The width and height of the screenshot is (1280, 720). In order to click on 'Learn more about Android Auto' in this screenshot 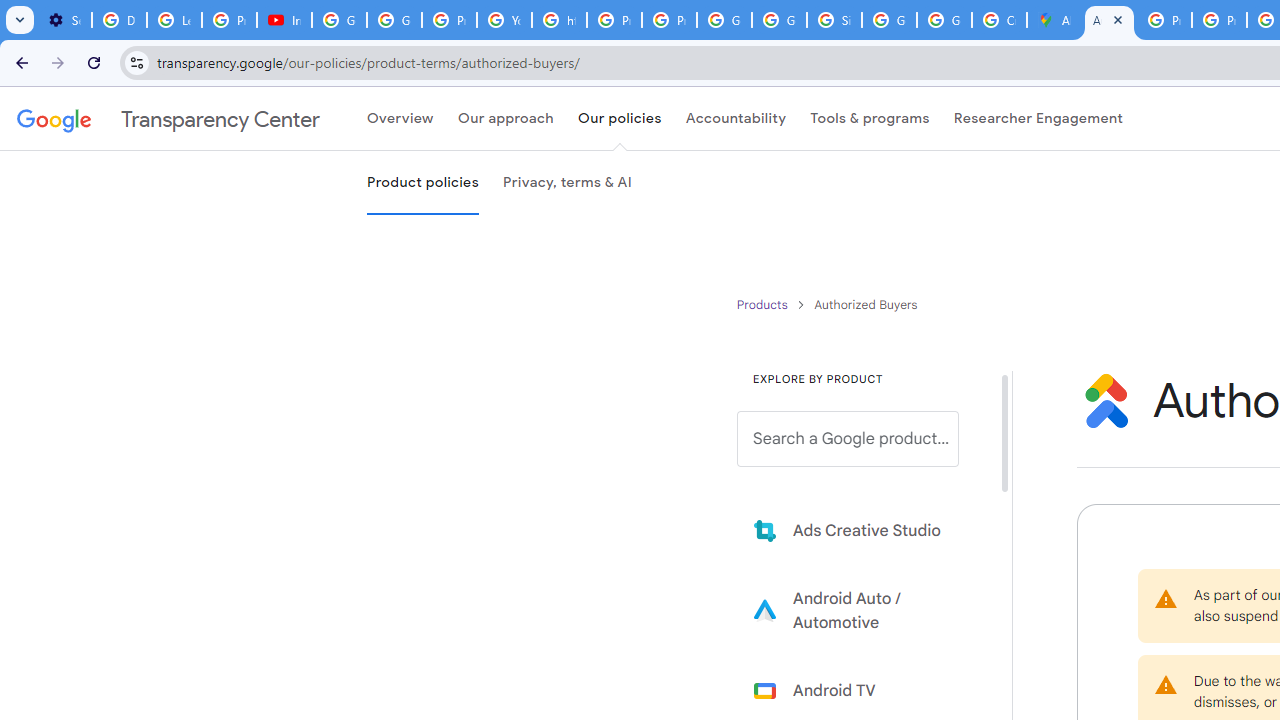, I will do `click(862, 609)`.